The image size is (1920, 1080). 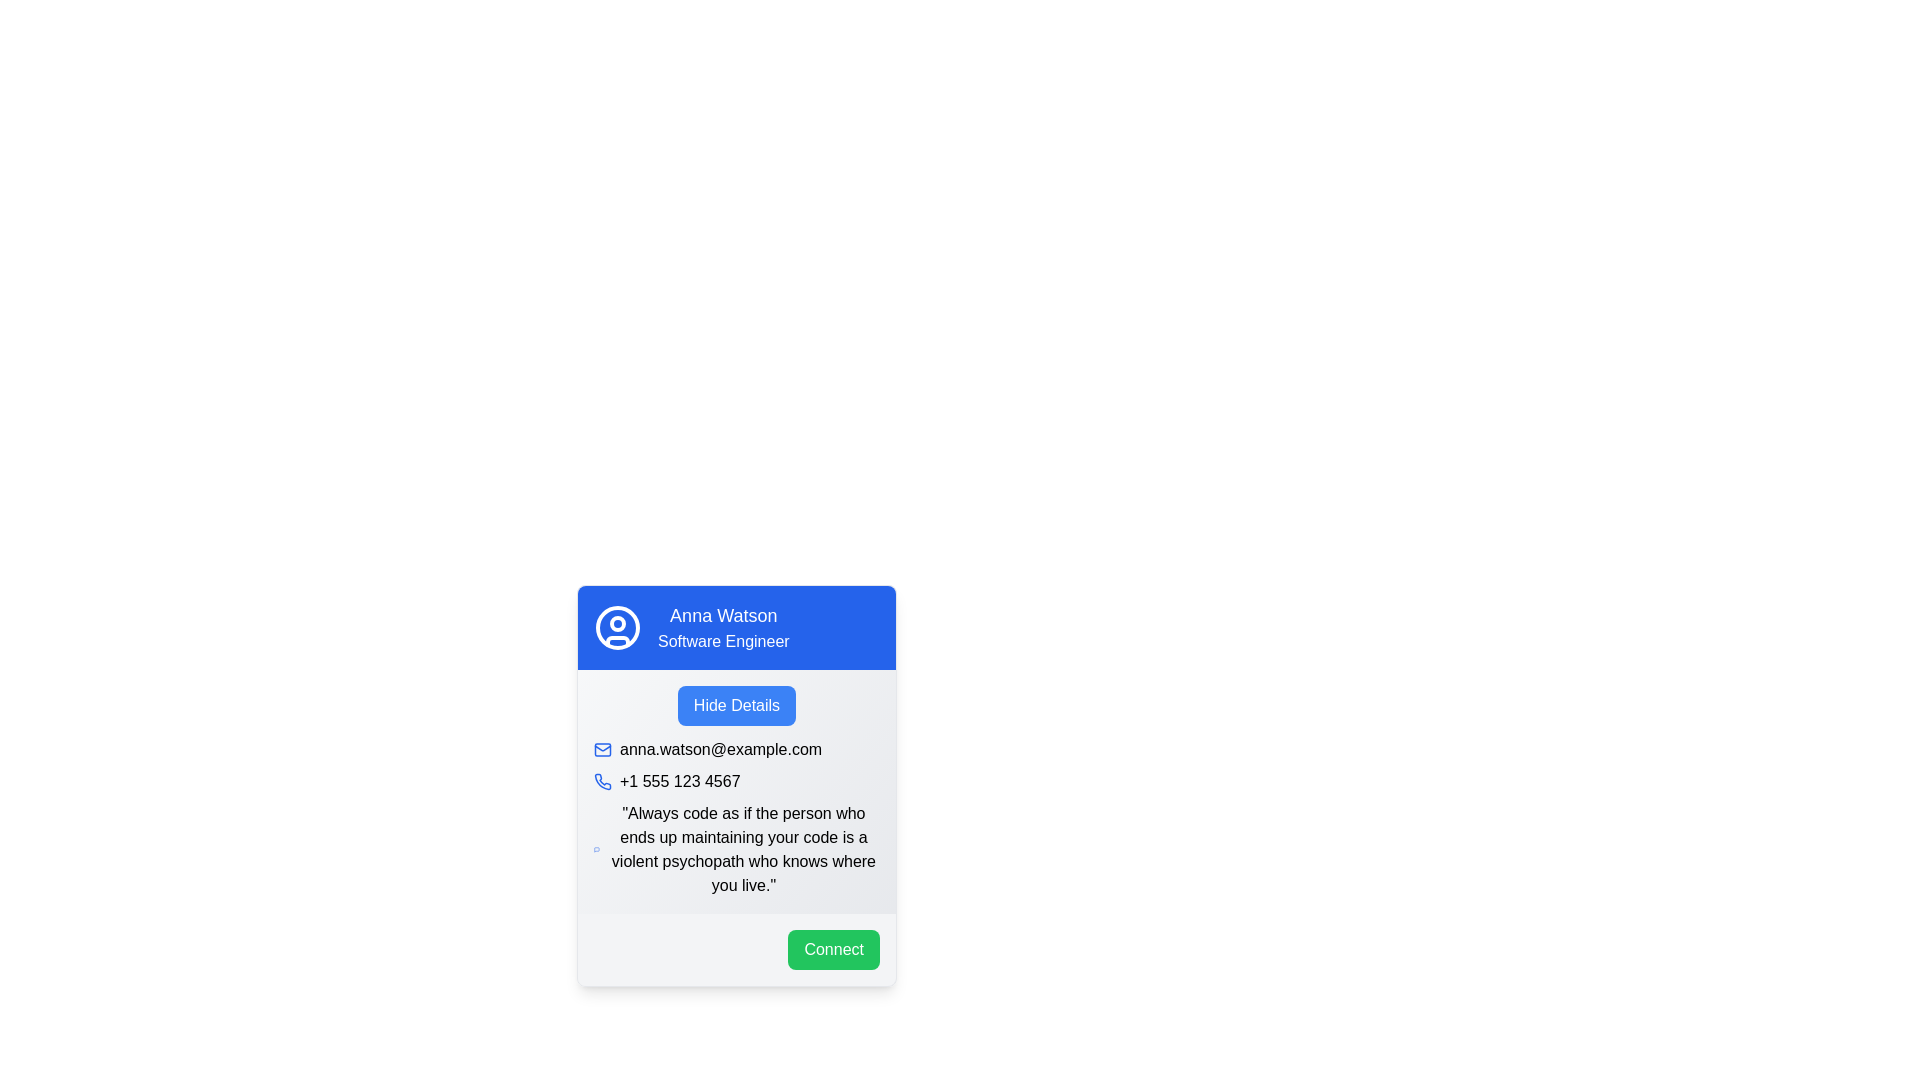 I want to click on the text within the inspirational quote text block located at the bottom of the contact details section, so click(x=736, y=849).